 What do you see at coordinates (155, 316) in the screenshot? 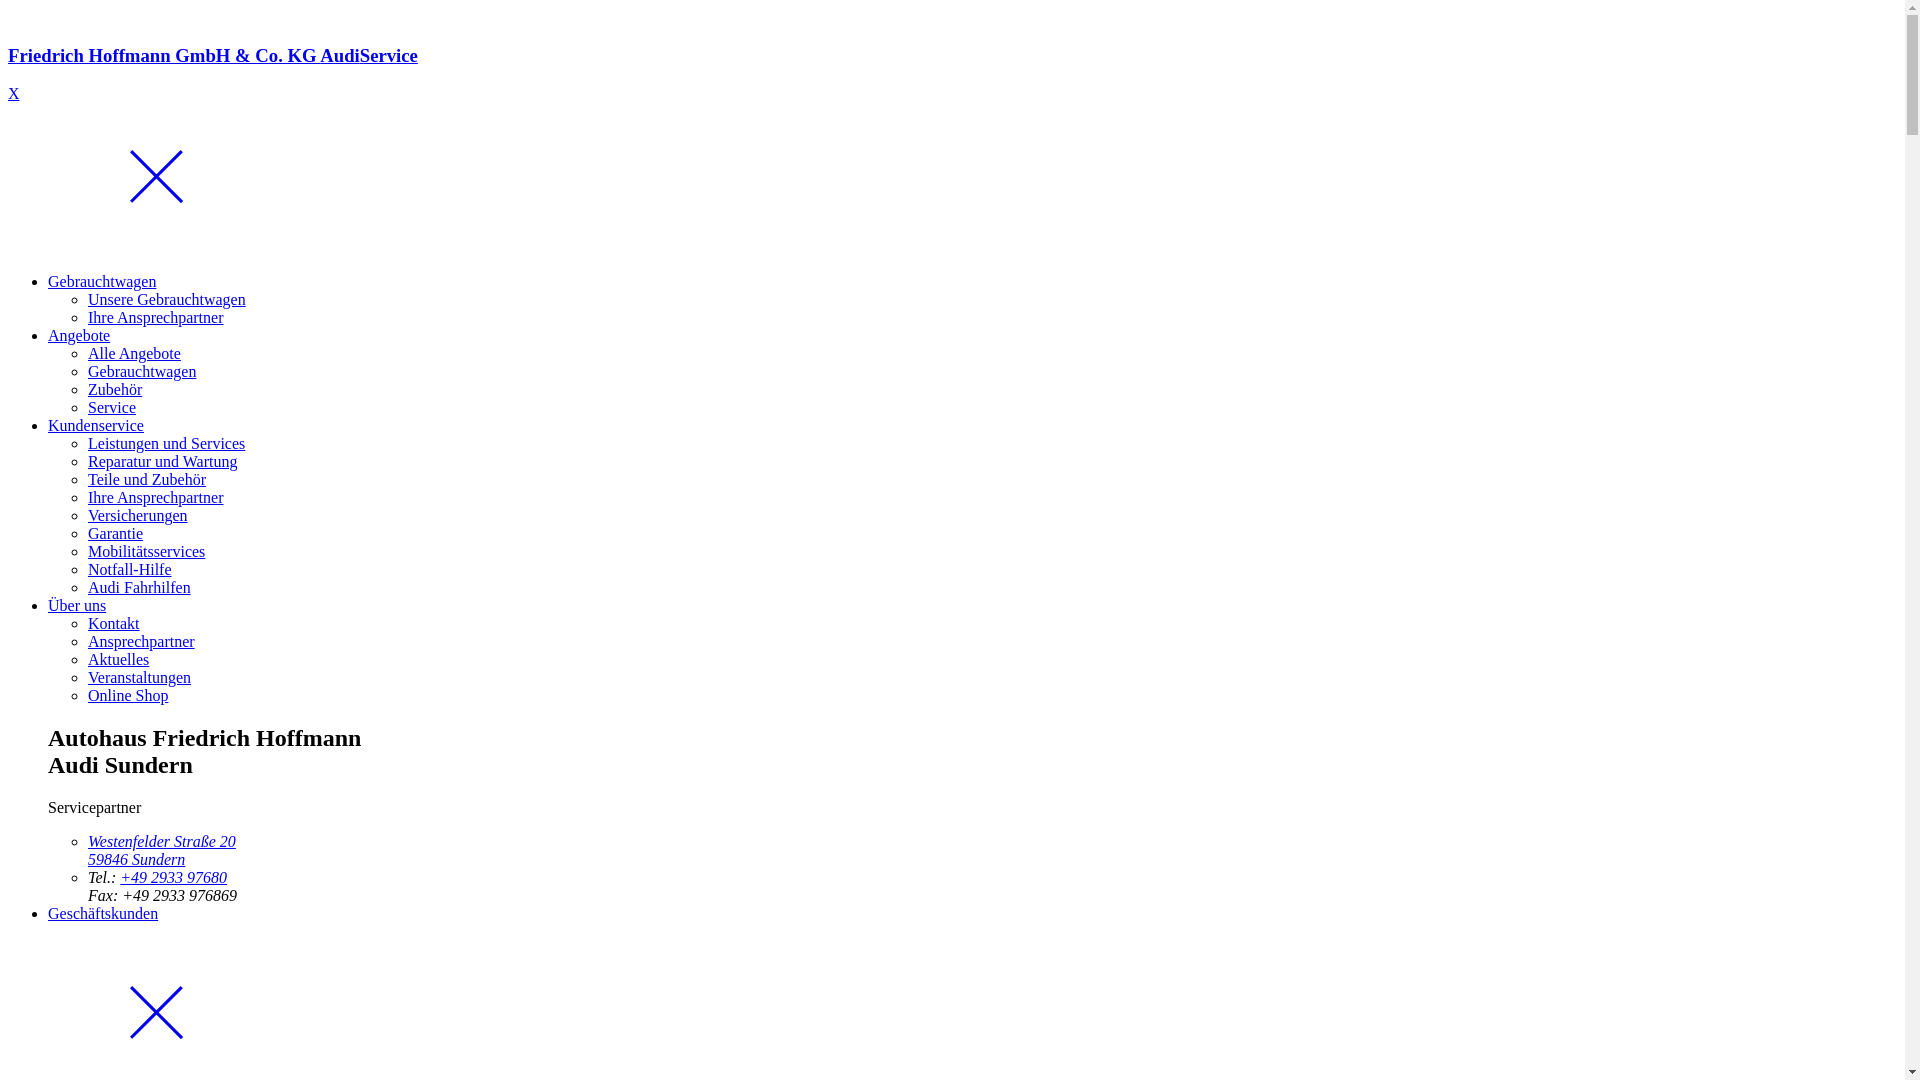
I see `'Ihre Ansprechpartner'` at bounding box center [155, 316].